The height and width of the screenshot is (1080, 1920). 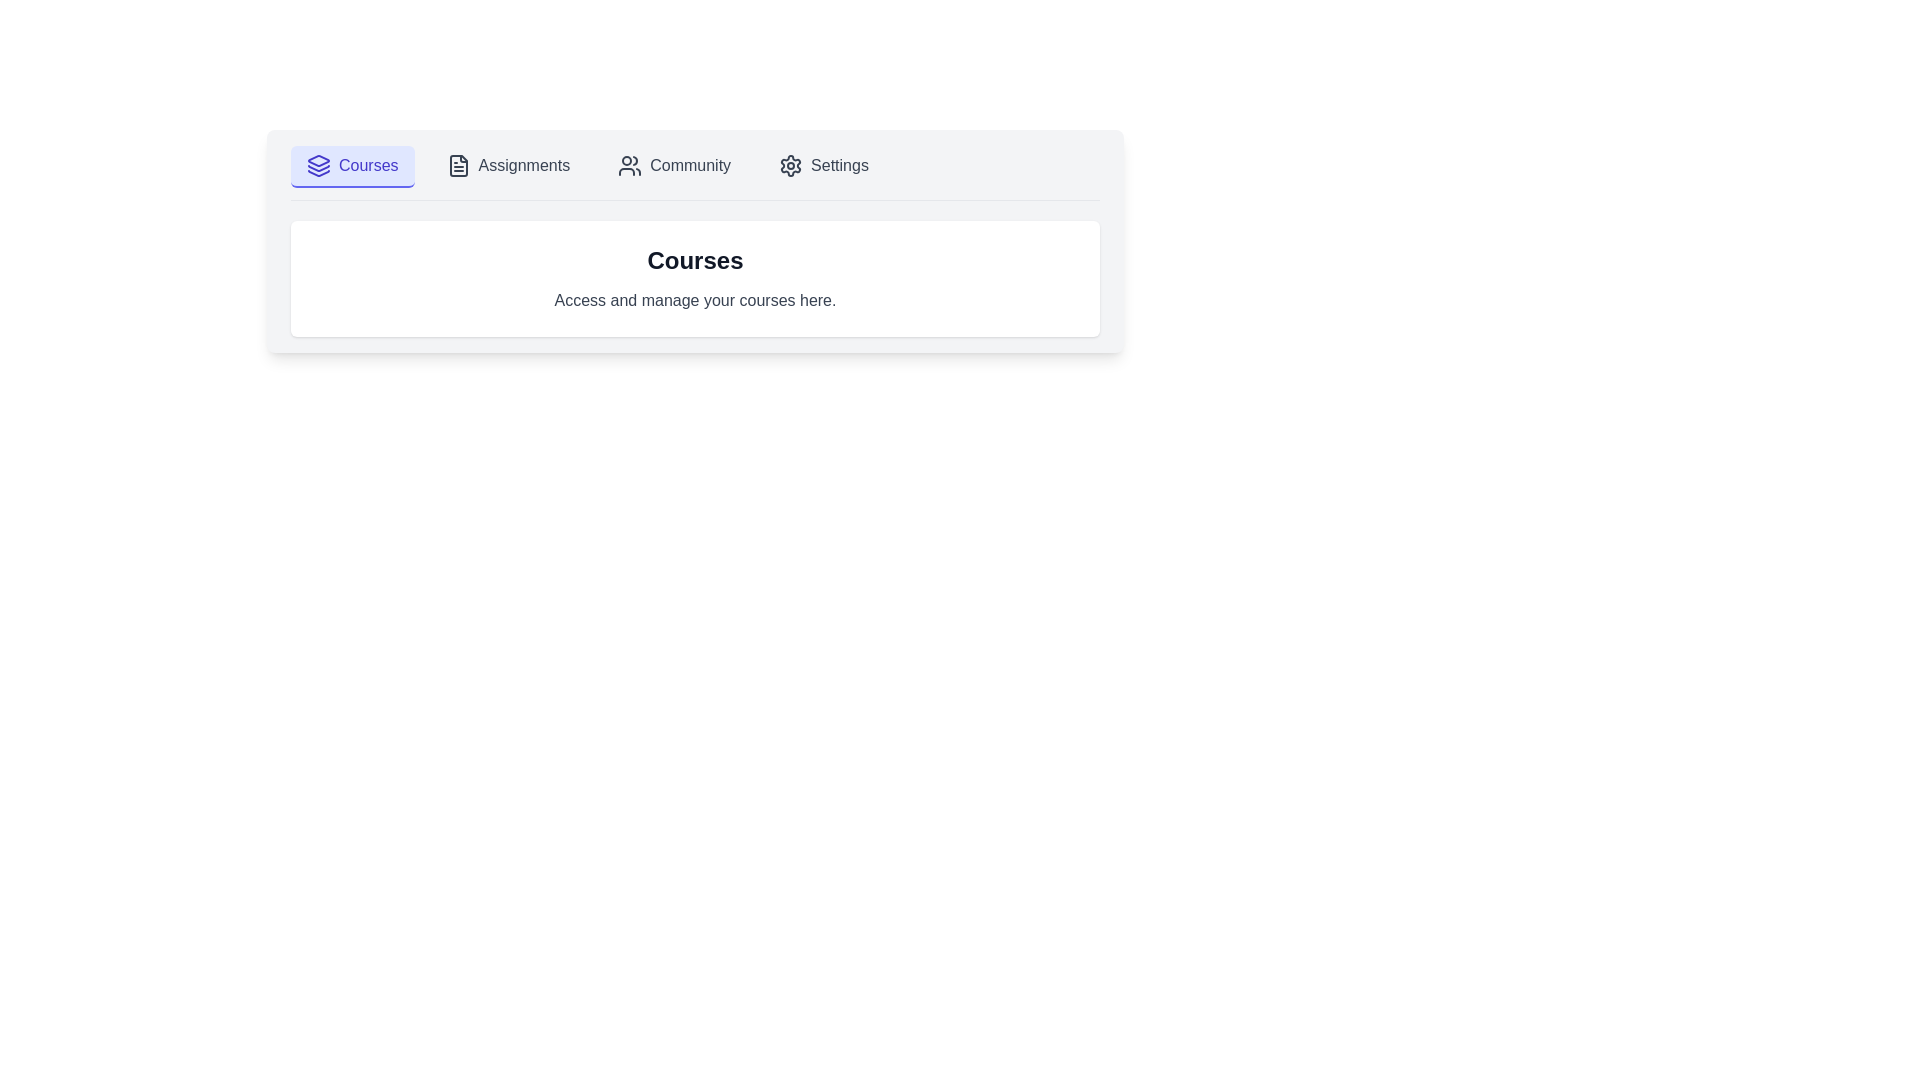 I want to click on text from the 'Community' label in the navigation bar, which is styled in gray and is the third item in the horizontal layout, so click(x=690, y=164).